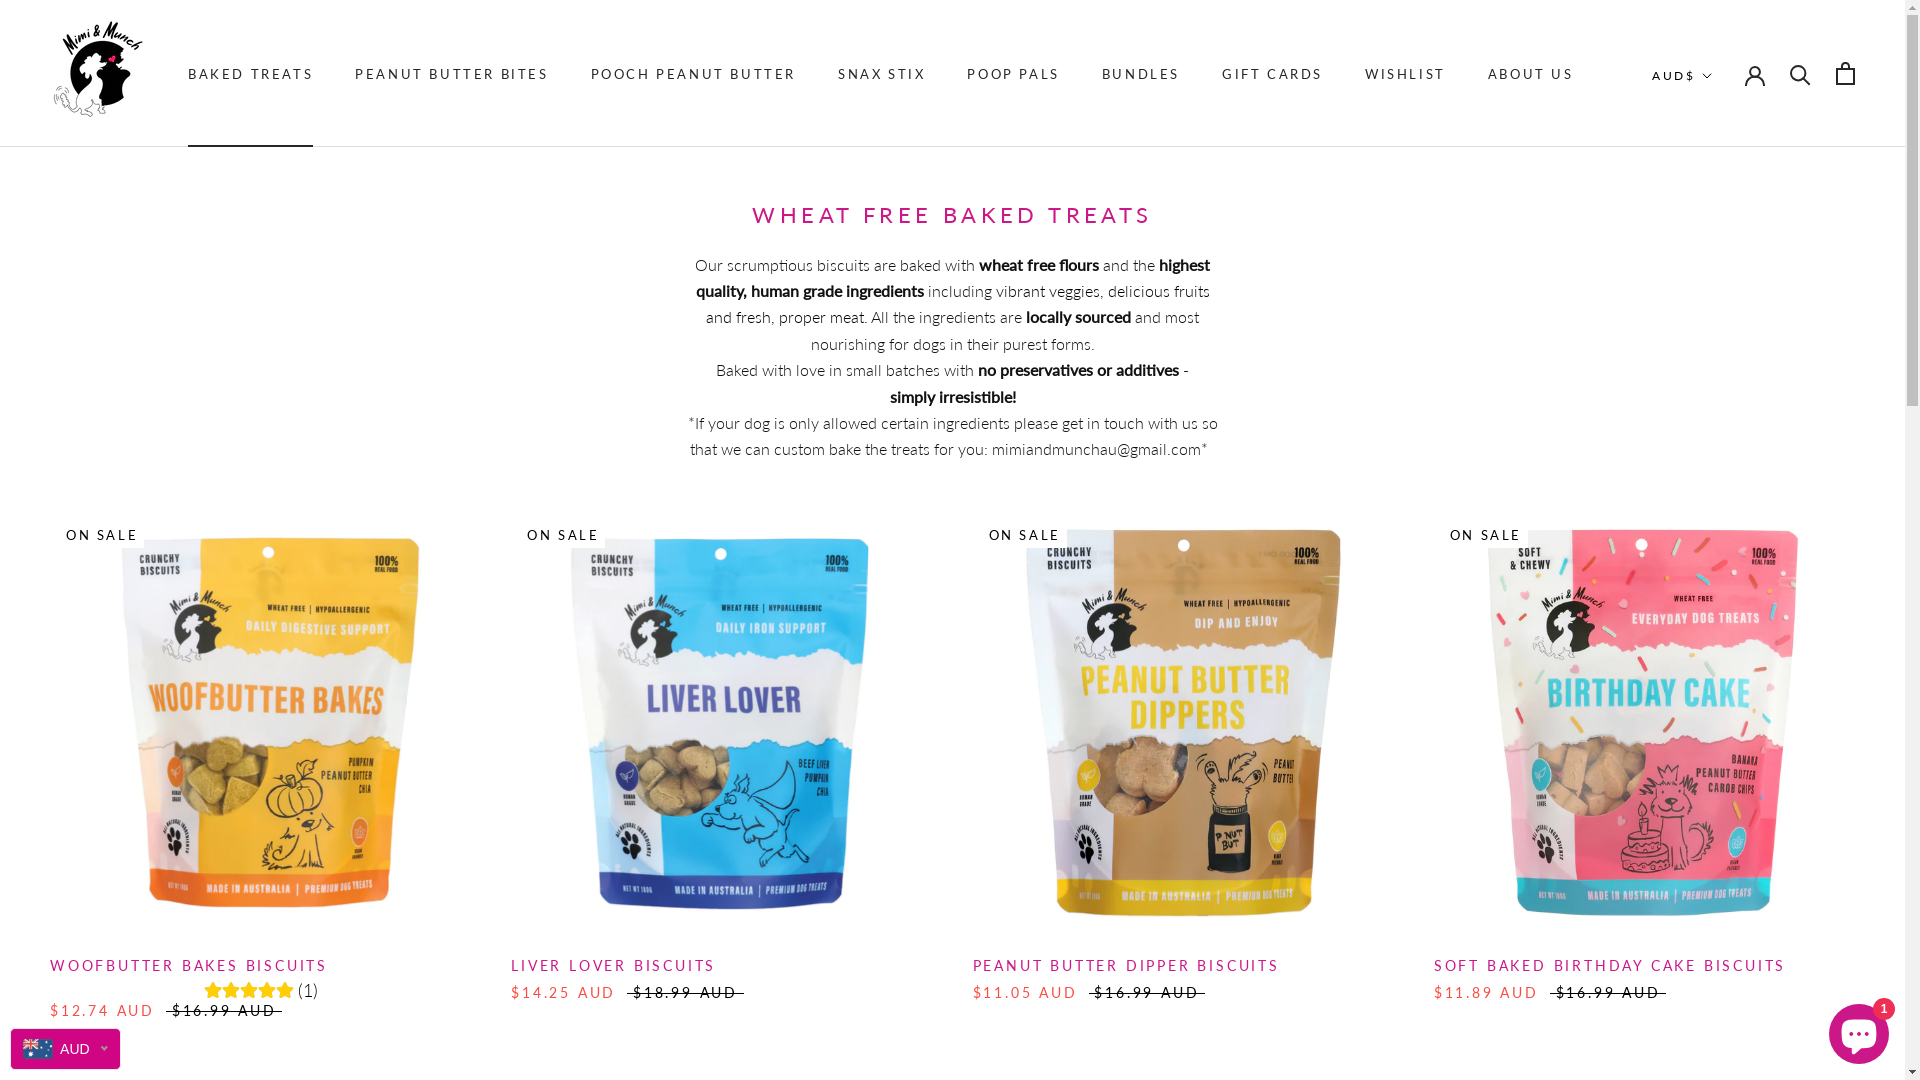 This screenshot has height=1080, width=1920. What do you see at coordinates (249, 72) in the screenshot?
I see `'BAKED TREATS` at bounding box center [249, 72].